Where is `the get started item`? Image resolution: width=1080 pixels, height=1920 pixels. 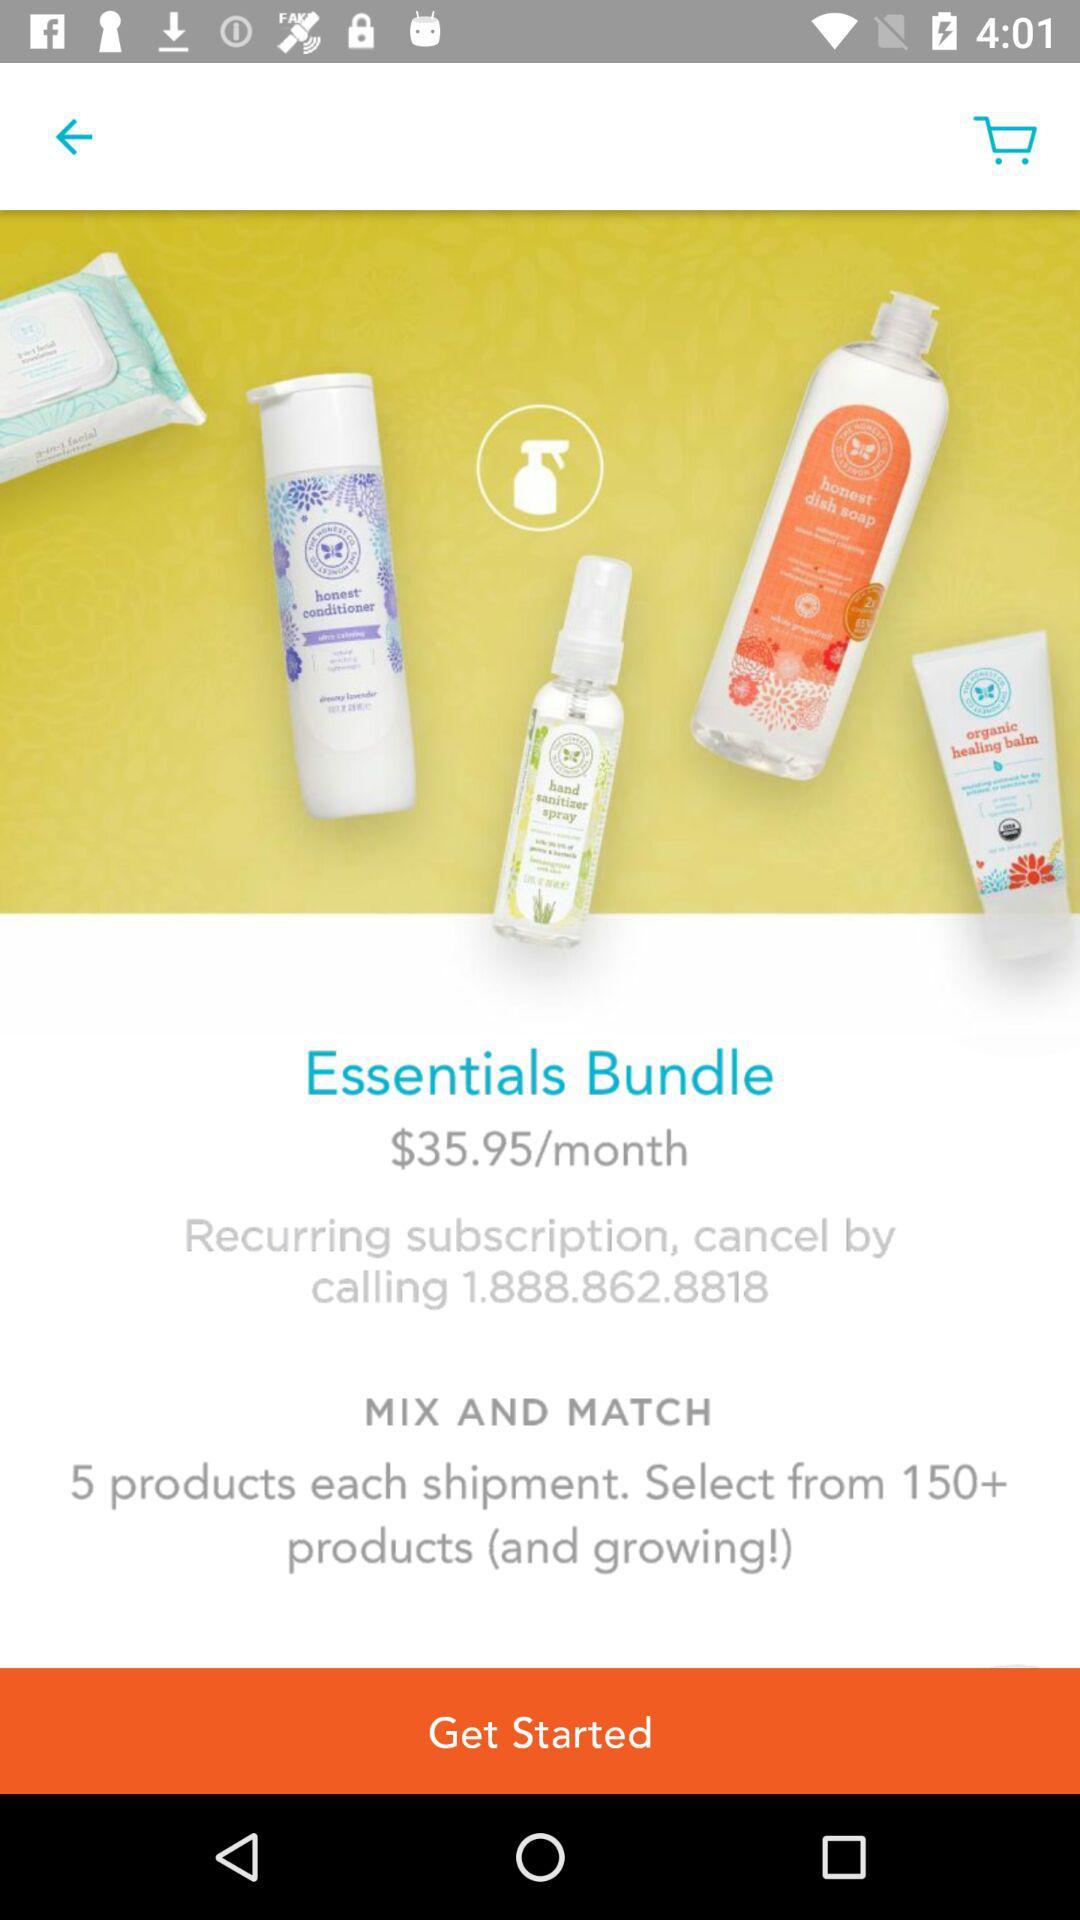 the get started item is located at coordinates (540, 1730).